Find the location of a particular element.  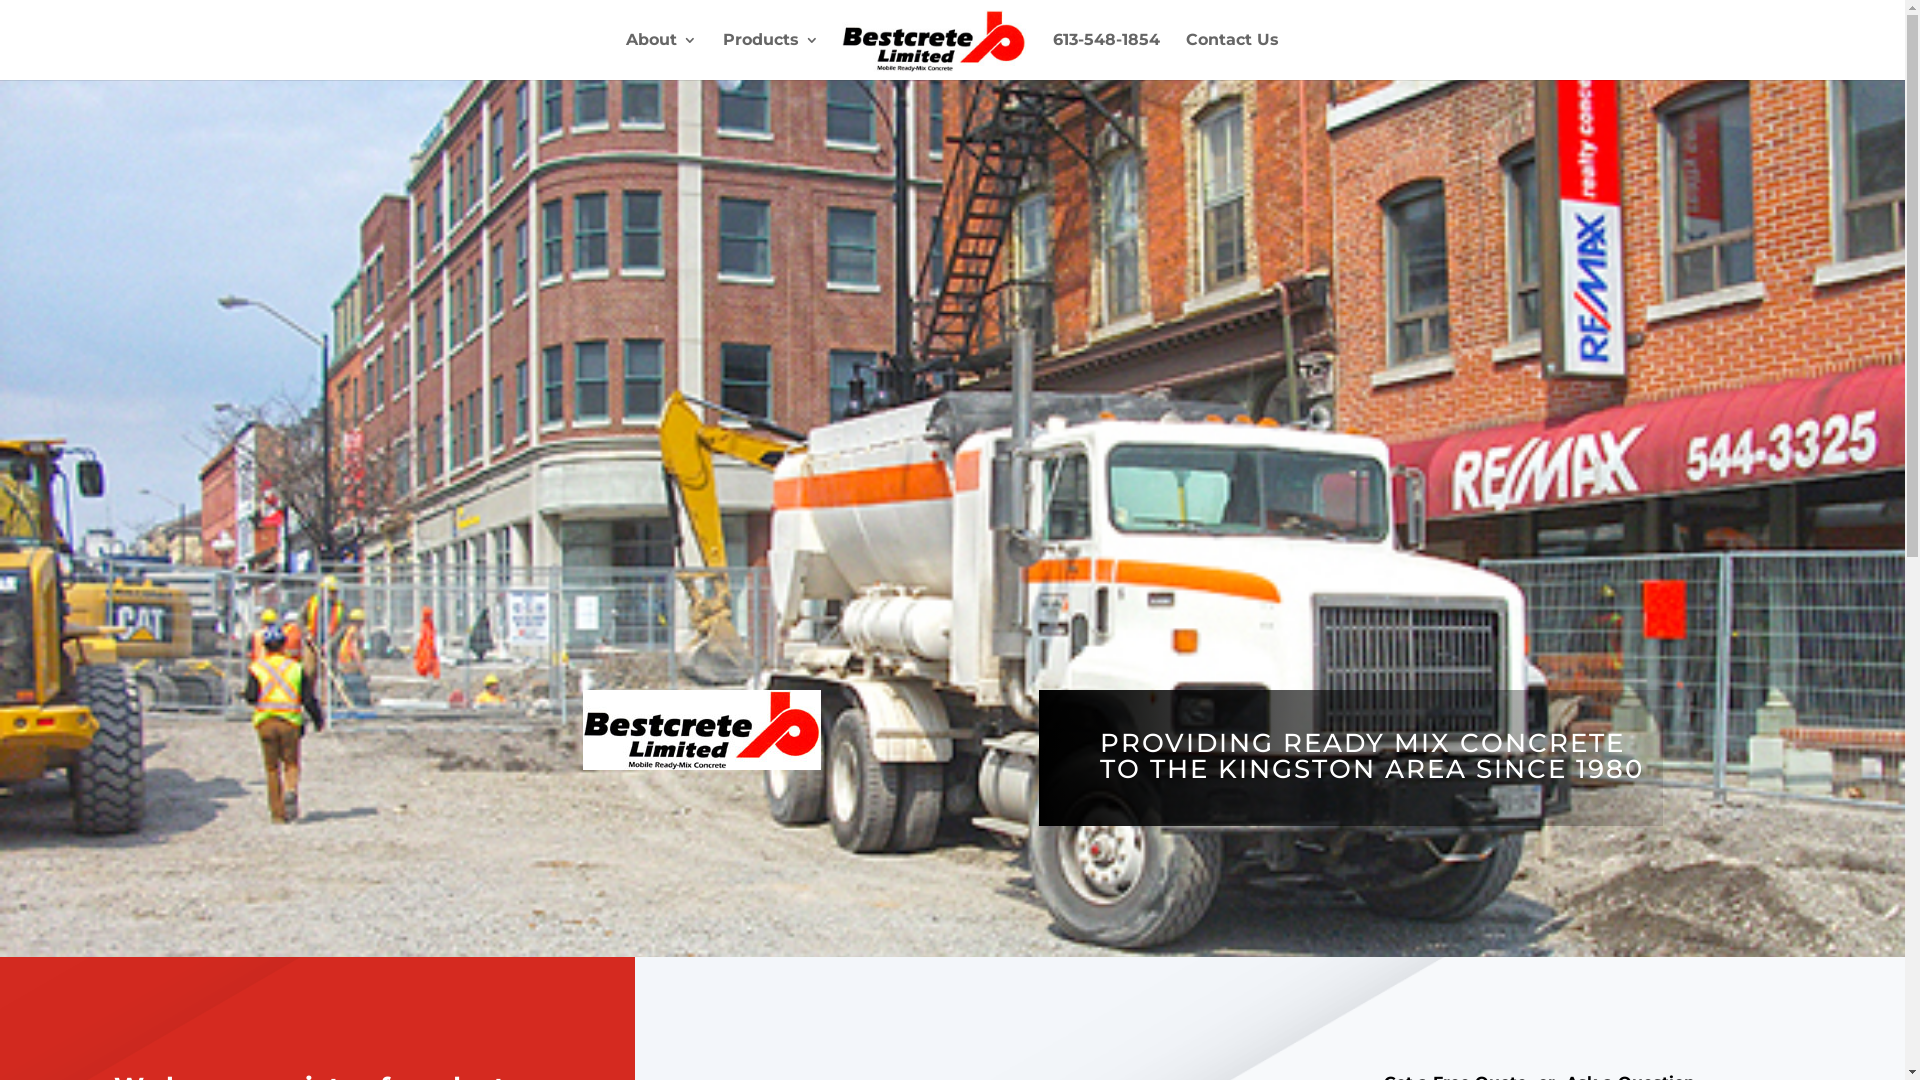

'613-548-1854' is located at coordinates (1105, 55).